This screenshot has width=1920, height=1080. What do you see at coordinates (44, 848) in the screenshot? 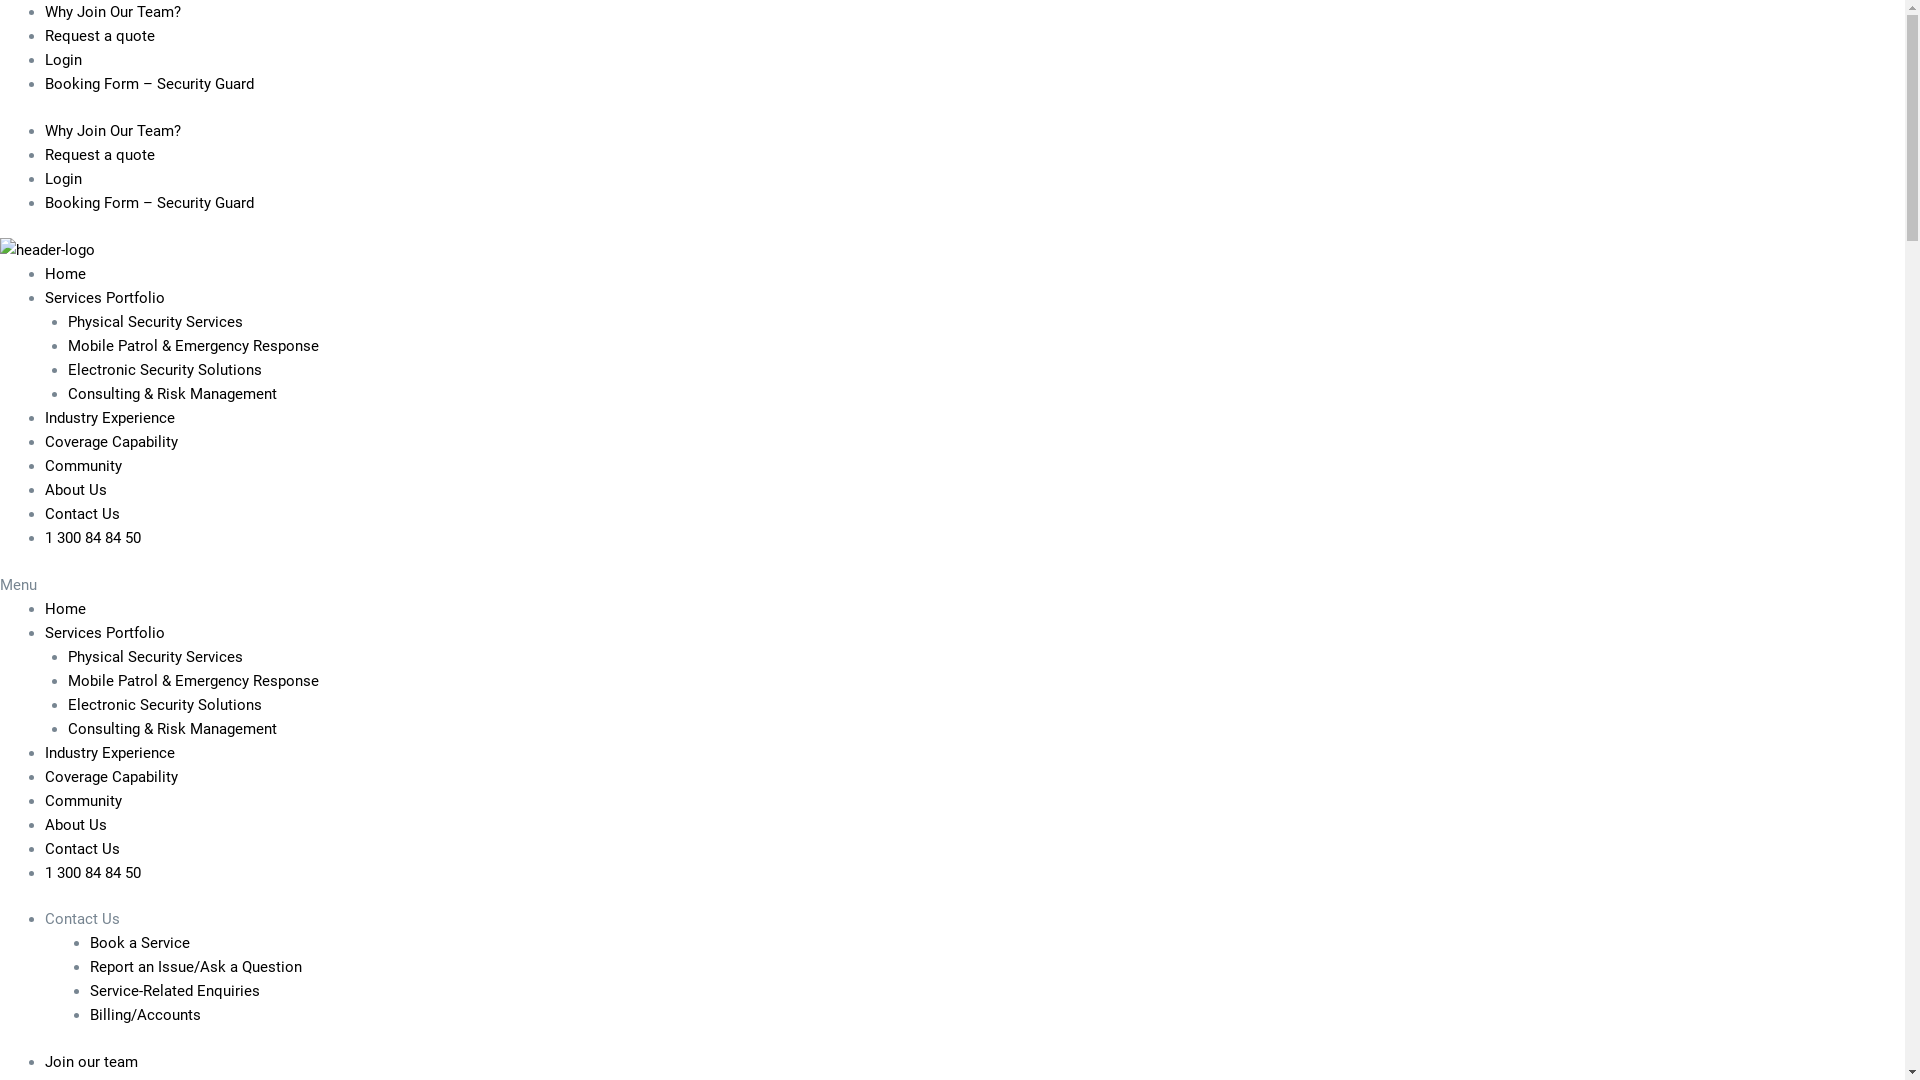
I see `'Contact Us'` at bounding box center [44, 848].